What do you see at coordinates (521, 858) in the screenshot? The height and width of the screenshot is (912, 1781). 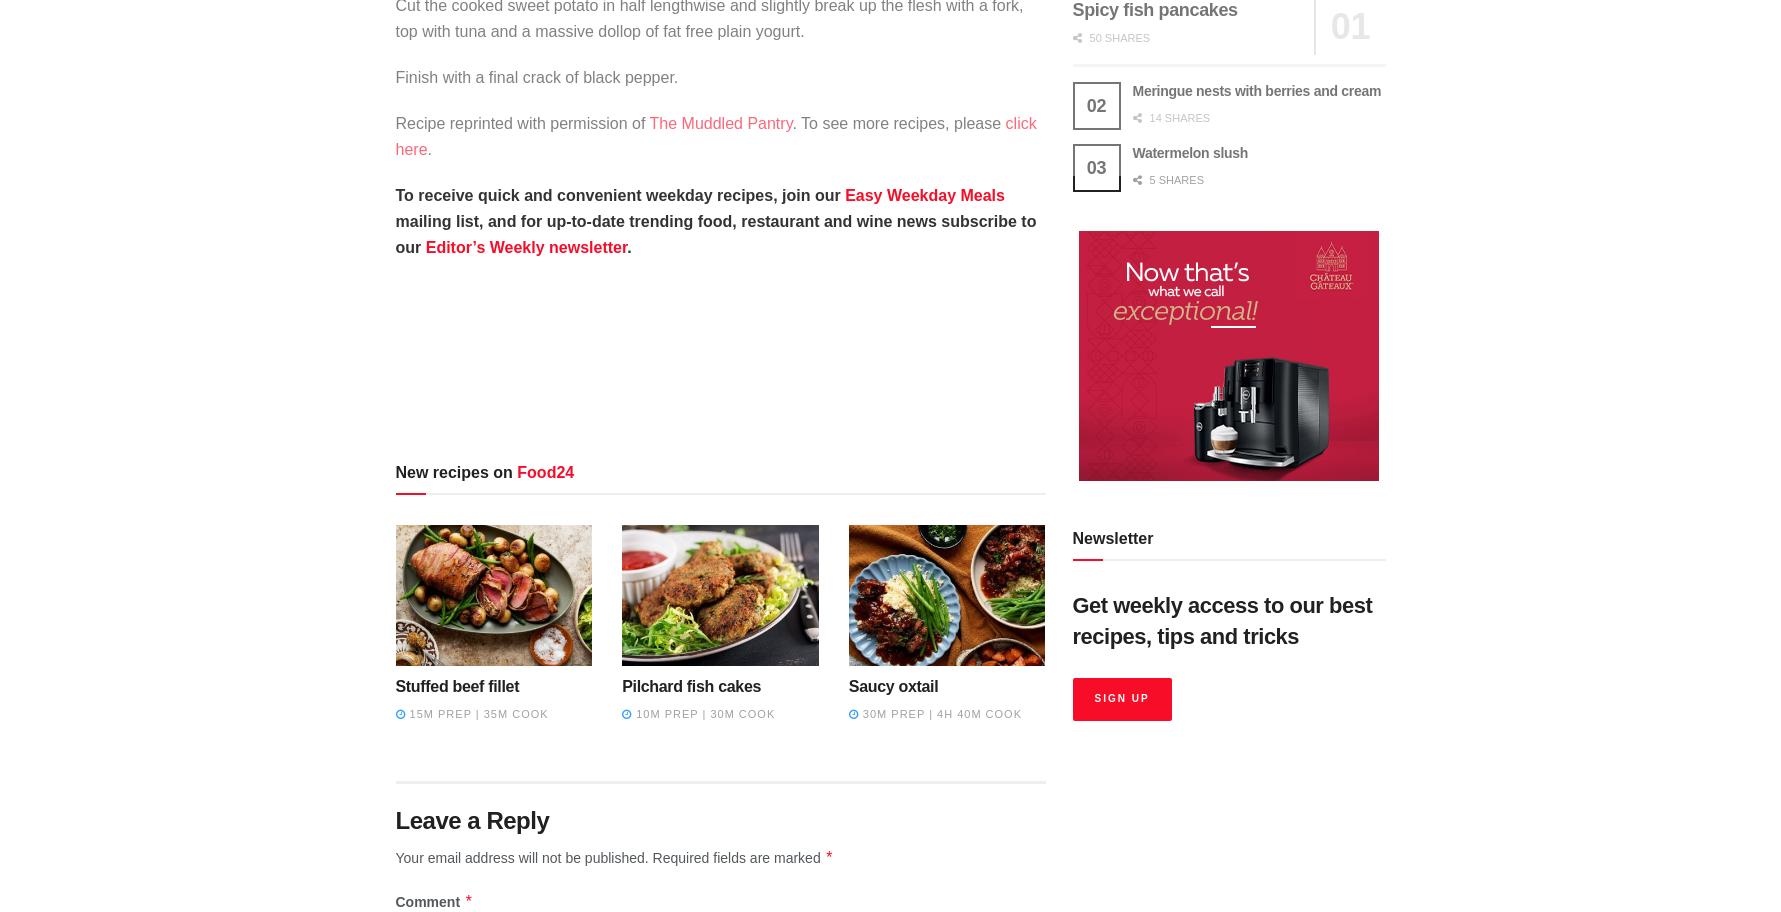 I see `'Your email address will not be published.'` at bounding box center [521, 858].